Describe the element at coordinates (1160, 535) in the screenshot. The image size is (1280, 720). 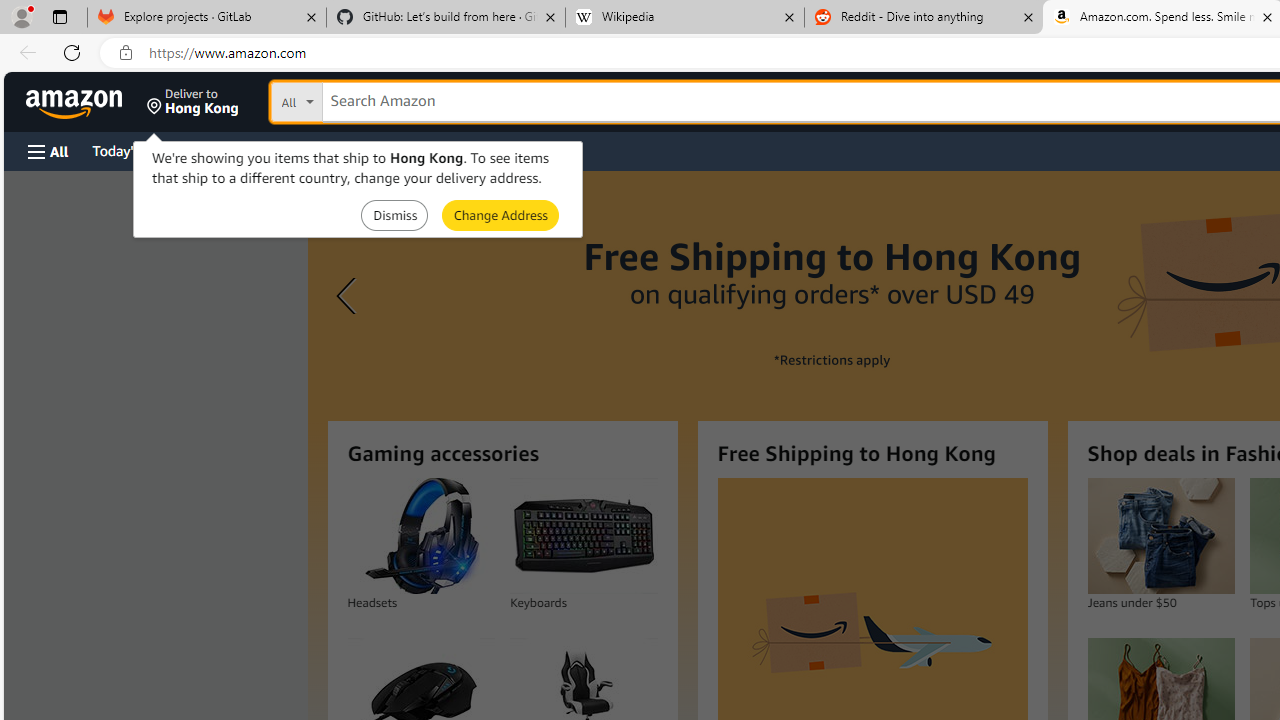
I see `'Jeans under $50'` at that location.